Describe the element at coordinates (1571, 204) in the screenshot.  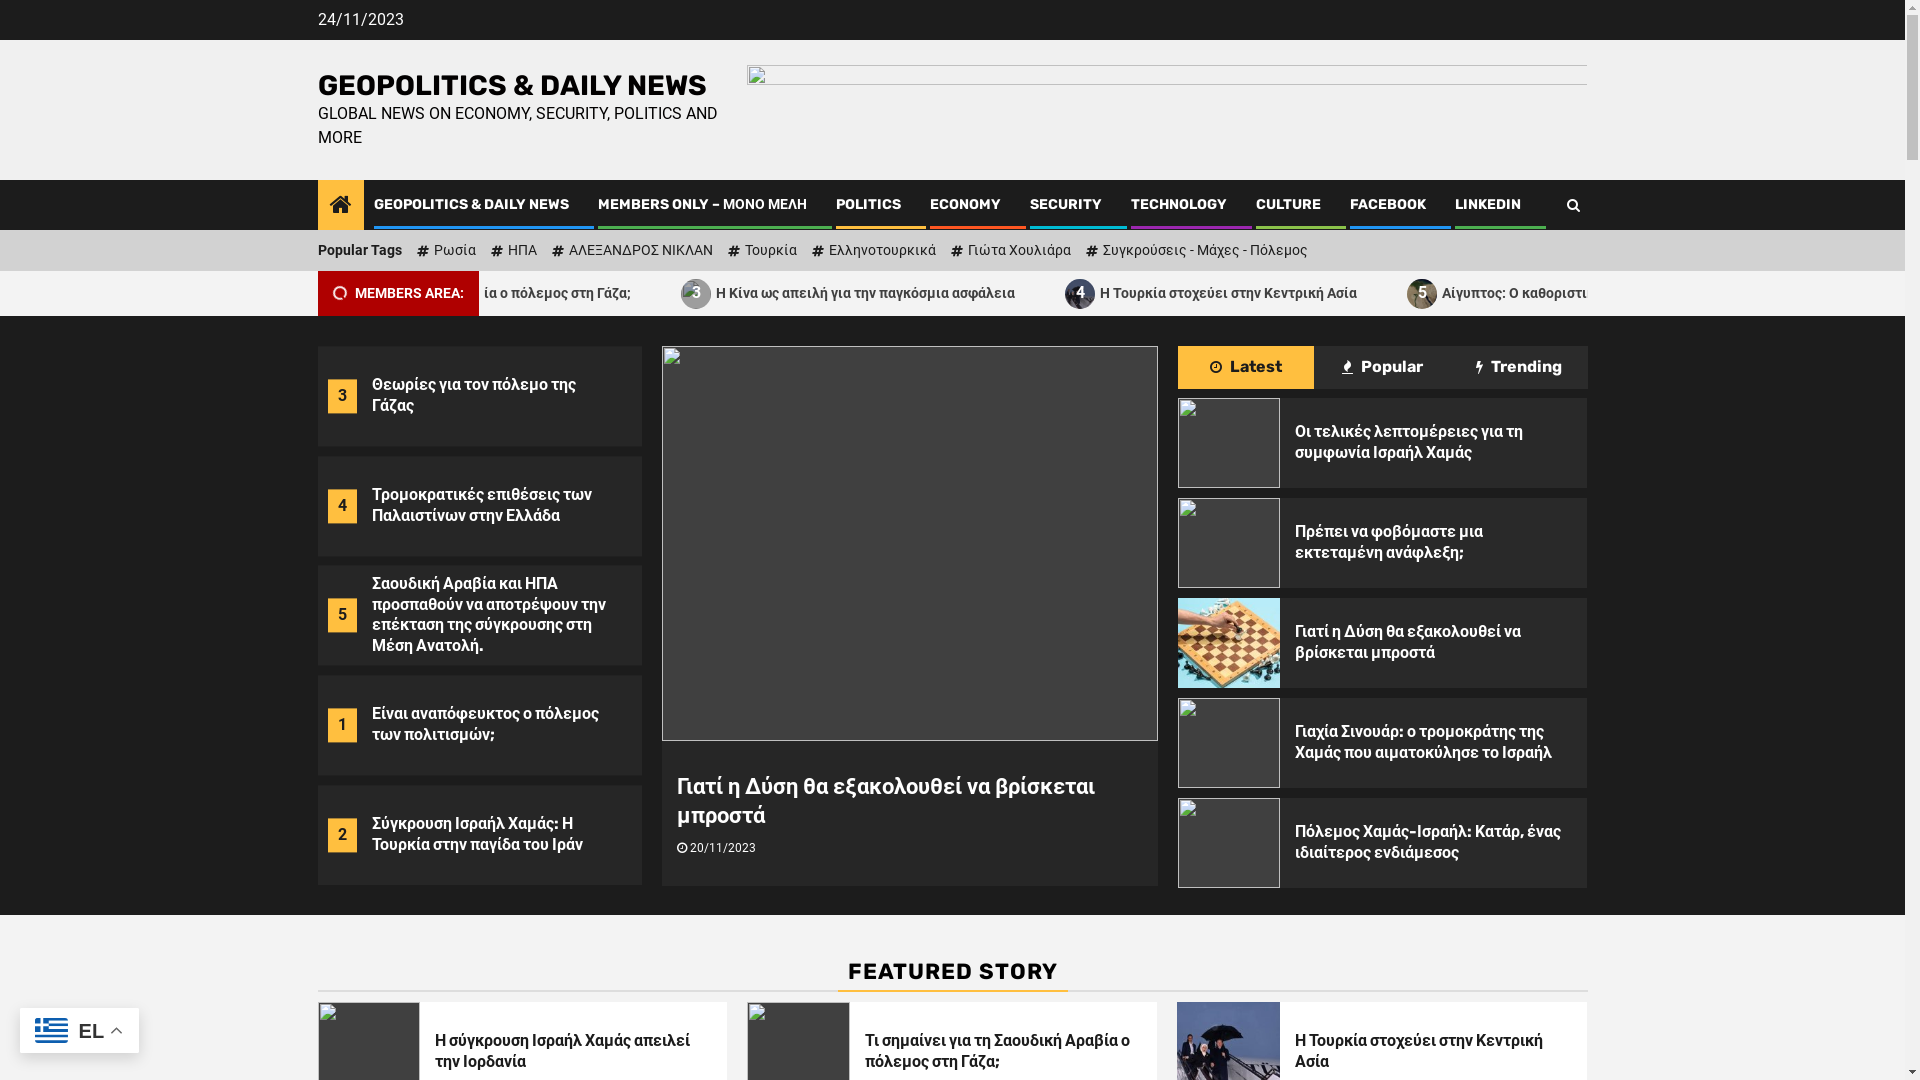
I see `'Search'` at that location.